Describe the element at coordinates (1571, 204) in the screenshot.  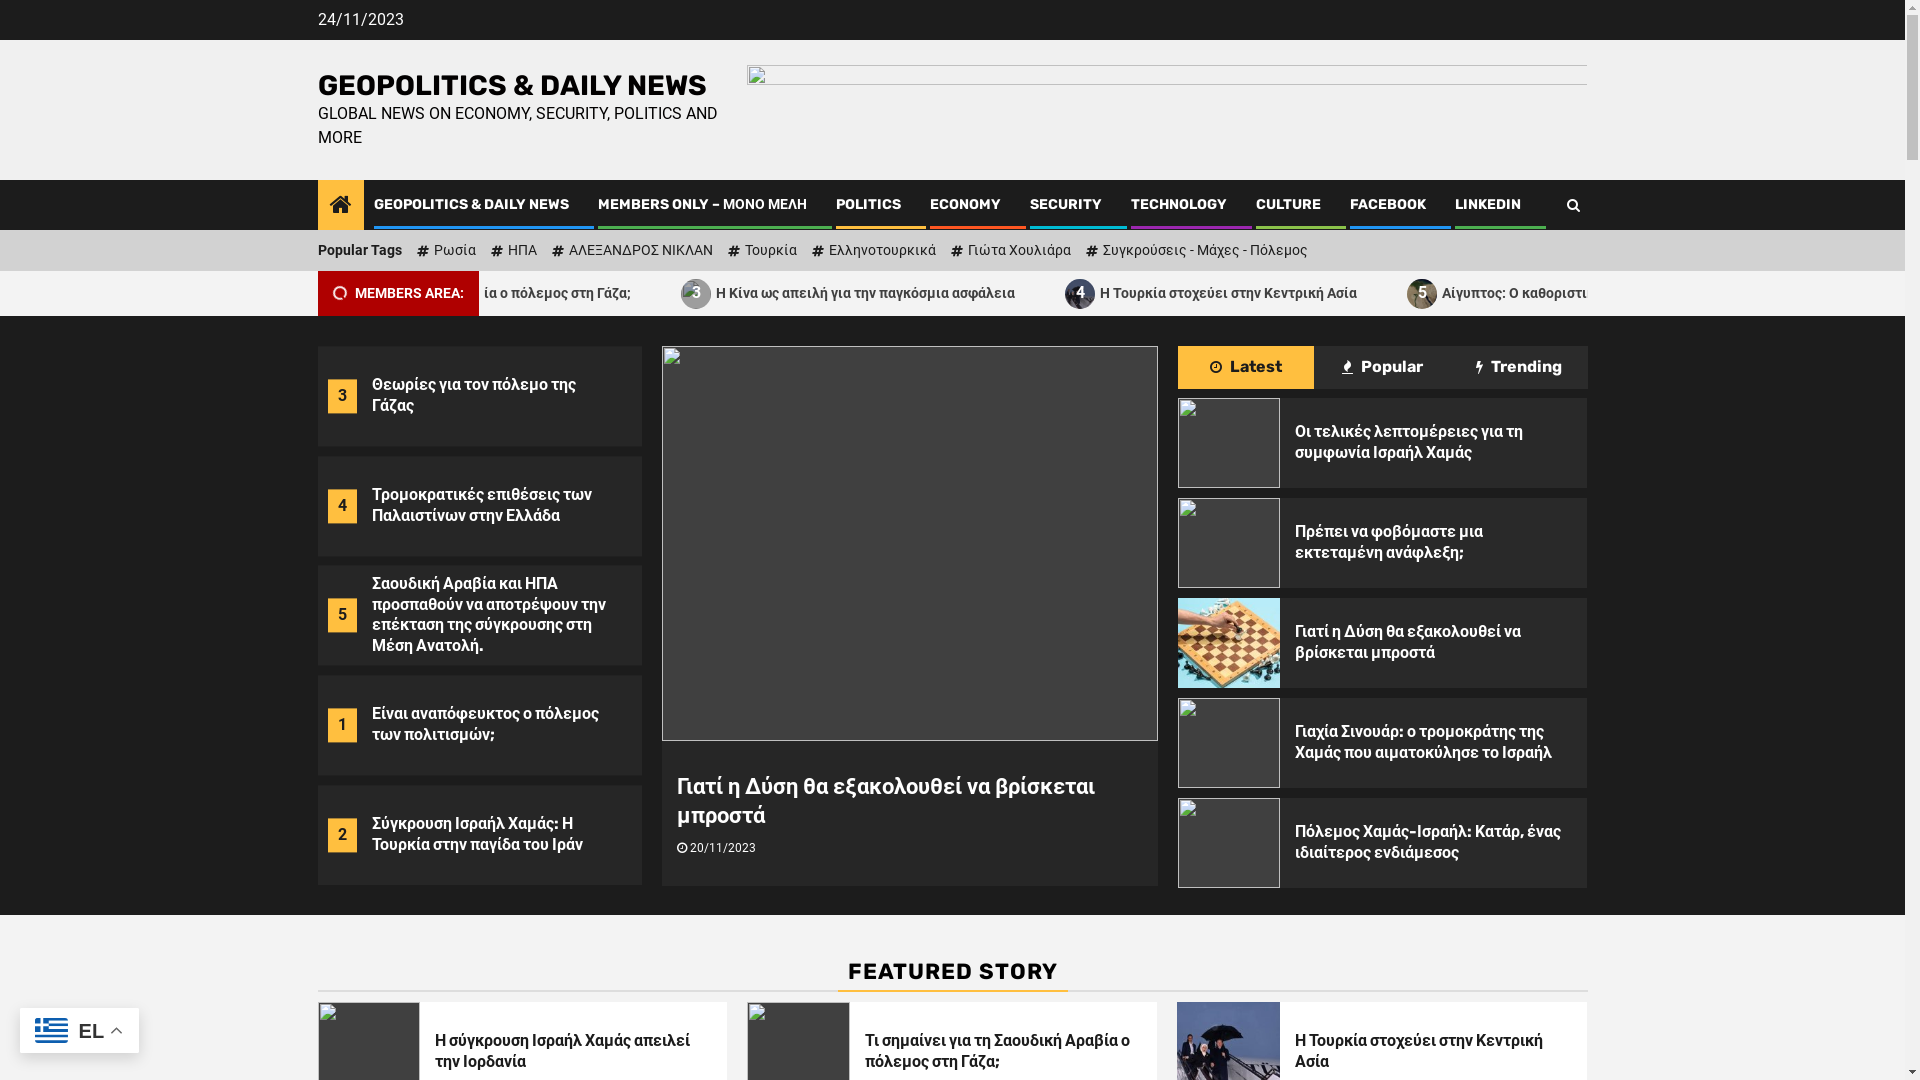
I see `'Search'` at that location.